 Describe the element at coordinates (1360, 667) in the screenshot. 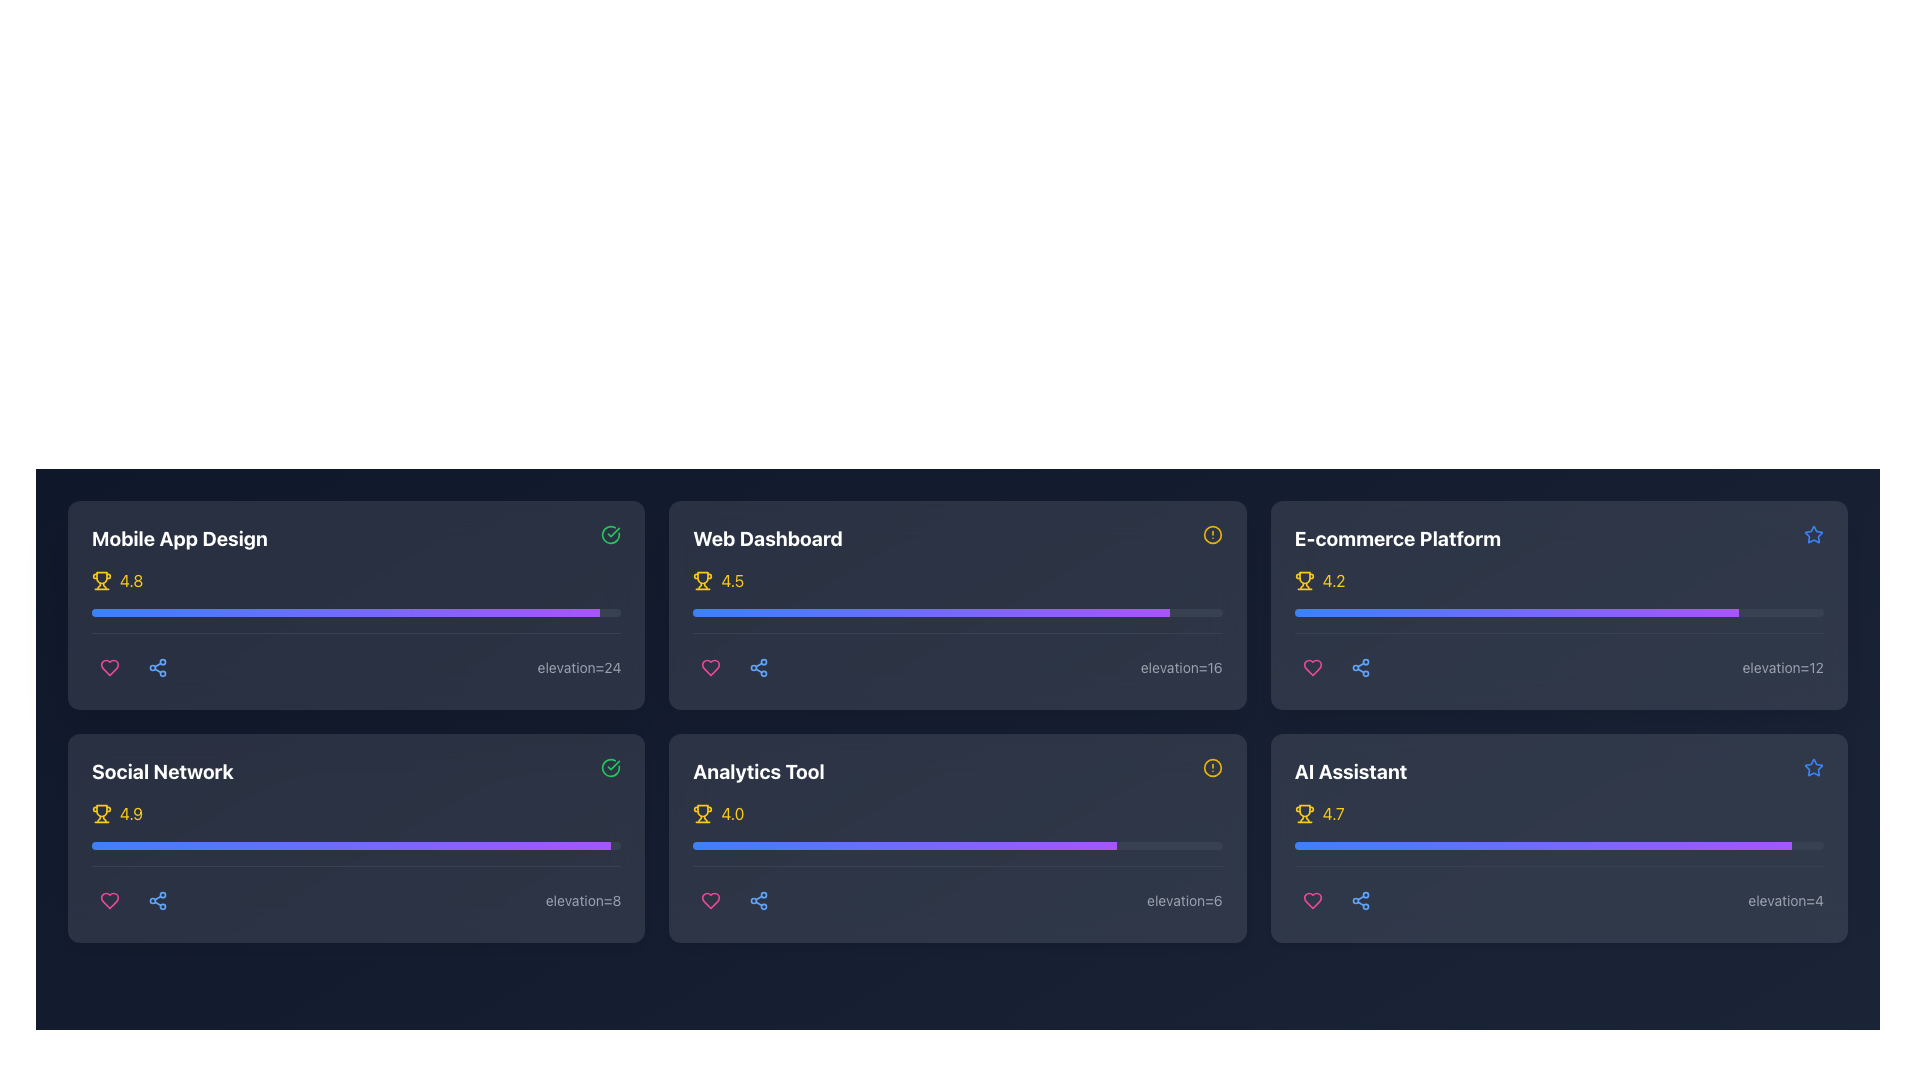

I see `the circular blue button with a connection icon located at the bottom right of the 'E-commerce Platform' card` at that location.